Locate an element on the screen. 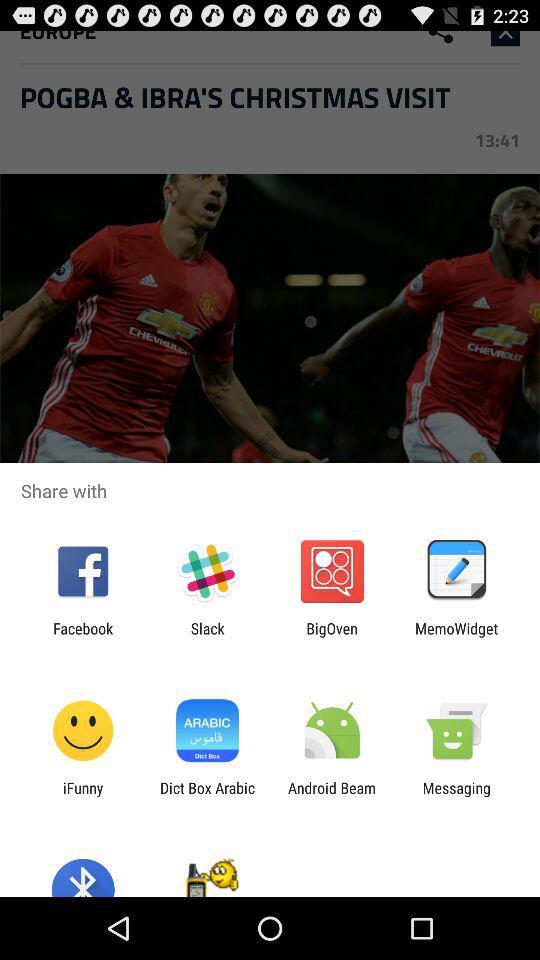  the bigoven is located at coordinates (332, 636).